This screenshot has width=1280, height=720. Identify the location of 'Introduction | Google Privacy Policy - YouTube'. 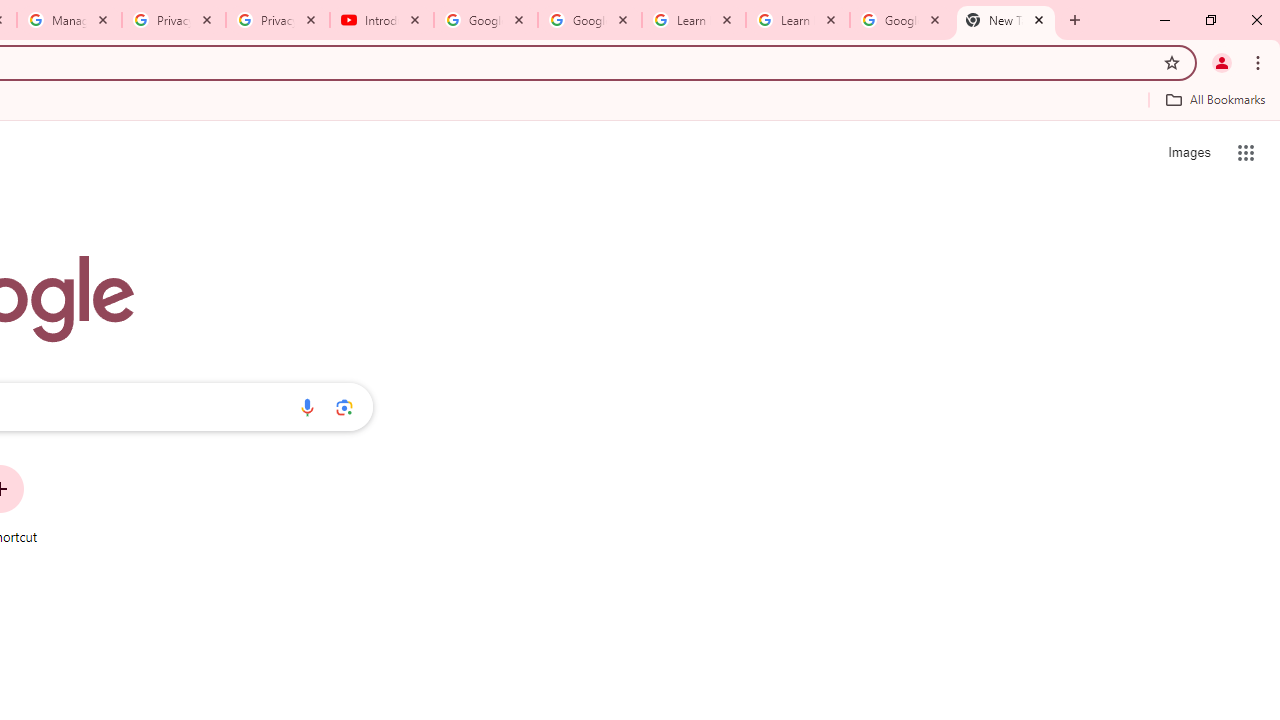
(382, 20).